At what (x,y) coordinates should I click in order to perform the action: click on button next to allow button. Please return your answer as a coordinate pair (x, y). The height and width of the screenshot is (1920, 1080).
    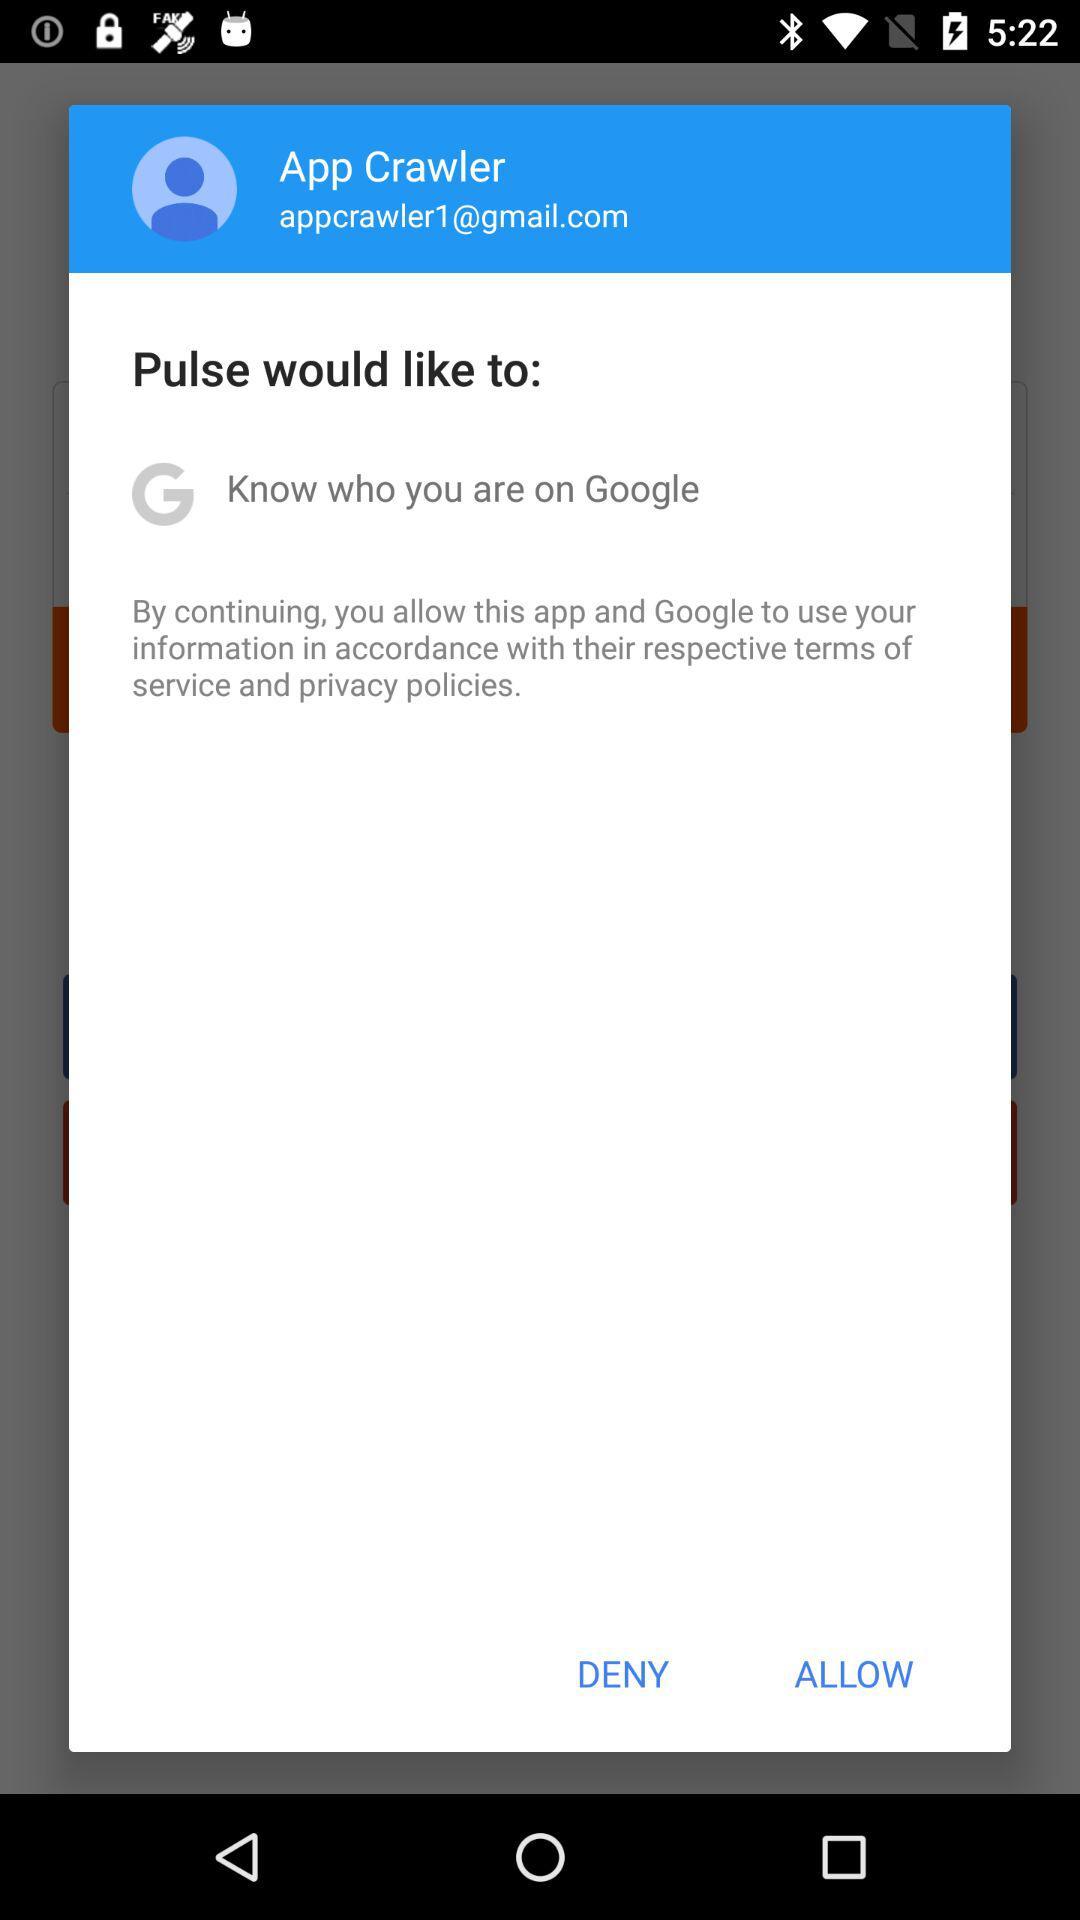
    Looking at the image, I should click on (621, 1673).